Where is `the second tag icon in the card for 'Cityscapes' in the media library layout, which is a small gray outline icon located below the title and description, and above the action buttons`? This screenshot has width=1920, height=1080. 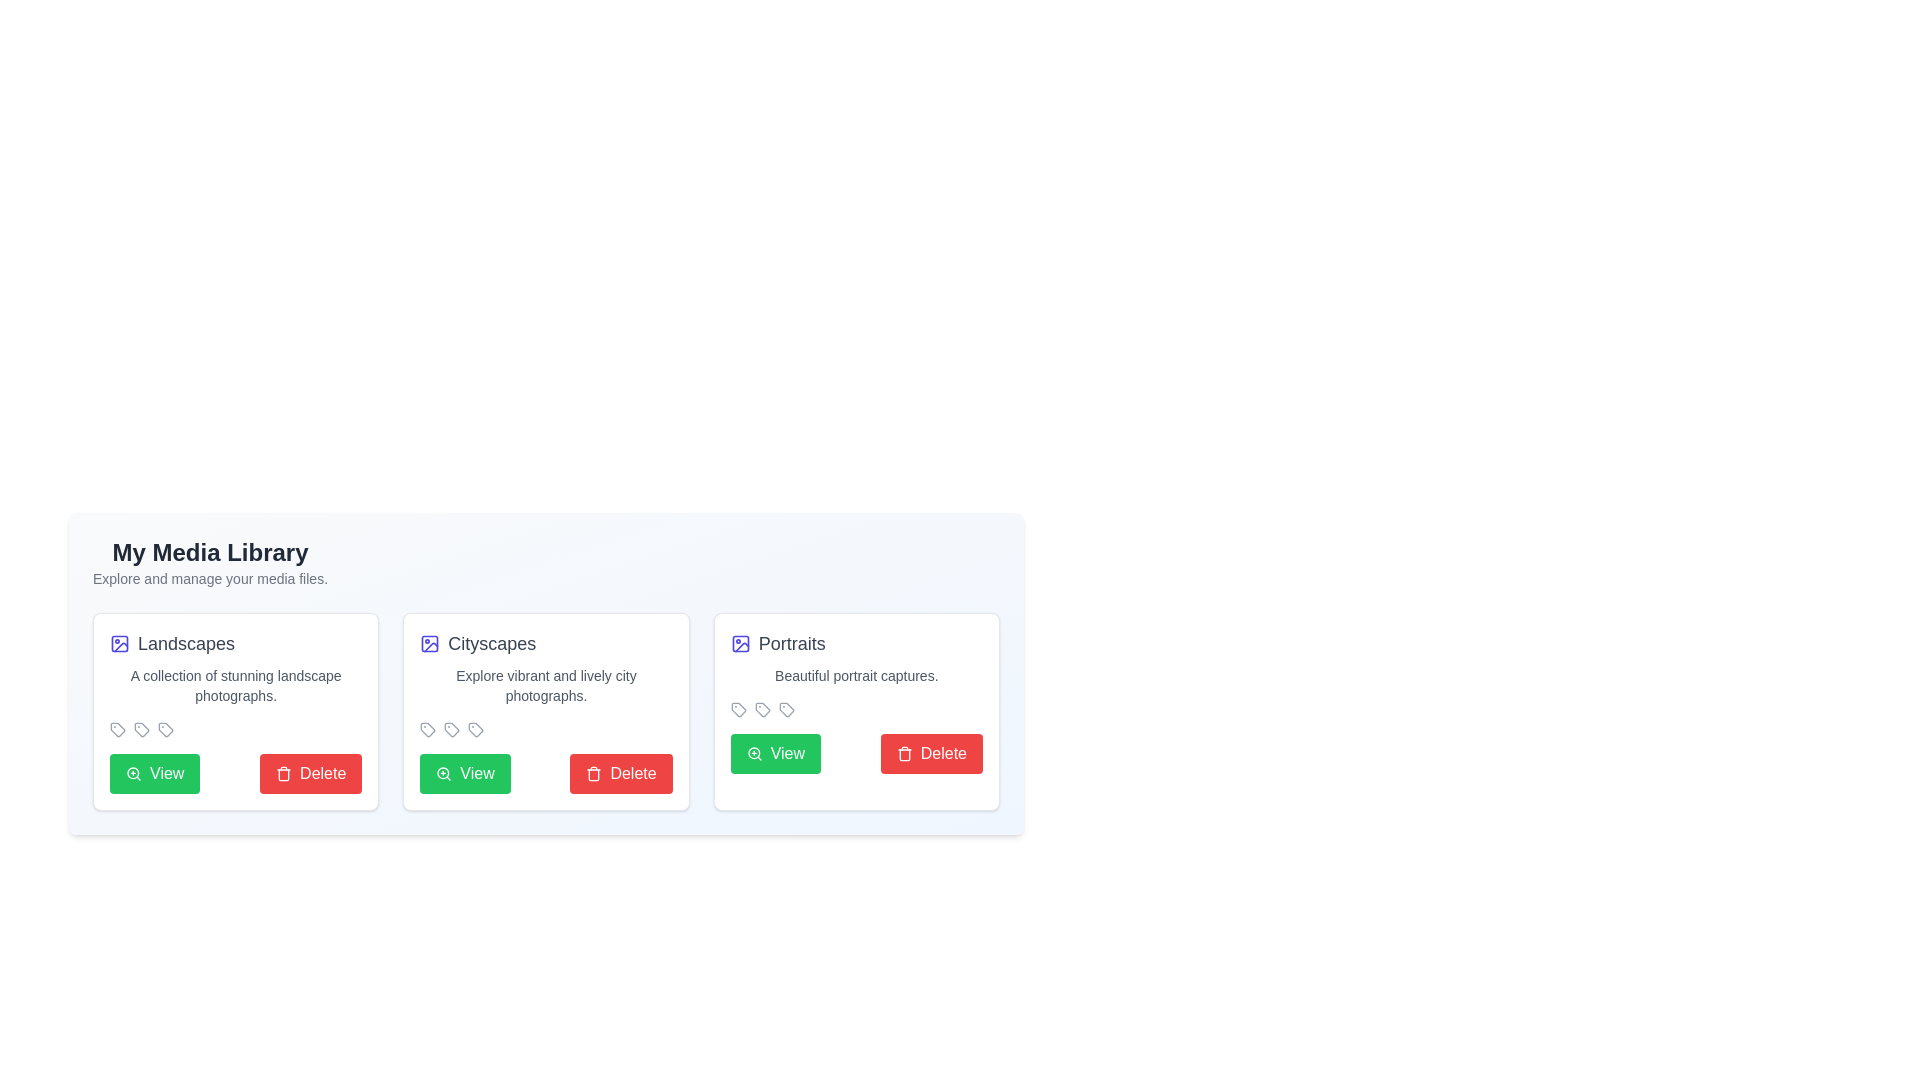
the second tag icon in the card for 'Cityscapes' in the media library layout, which is a small gray outline icon located below the title and description, and above the action buttons is located at coordinates (451, 729).